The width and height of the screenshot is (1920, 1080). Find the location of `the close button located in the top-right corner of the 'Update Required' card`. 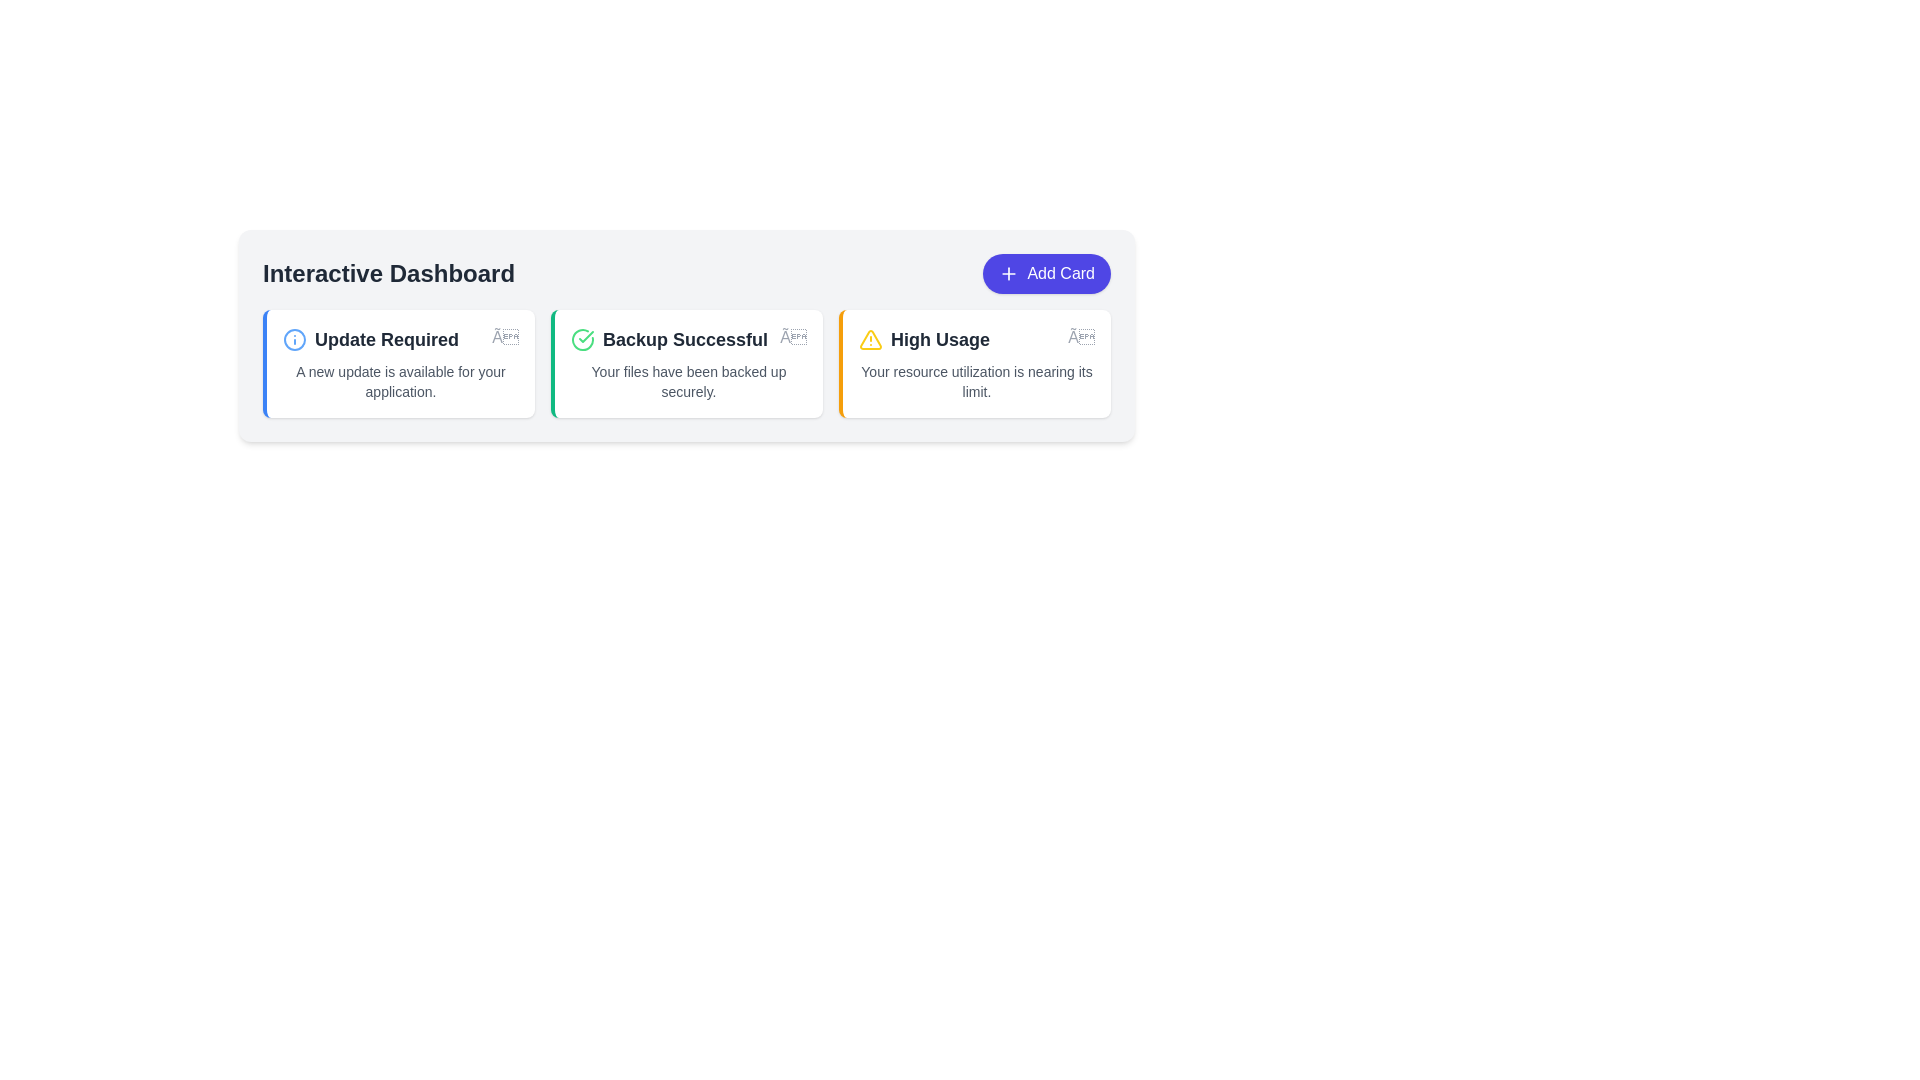

the close button located in the top-right corner of the 'Update Required' card is located at coordinates (505, 337).